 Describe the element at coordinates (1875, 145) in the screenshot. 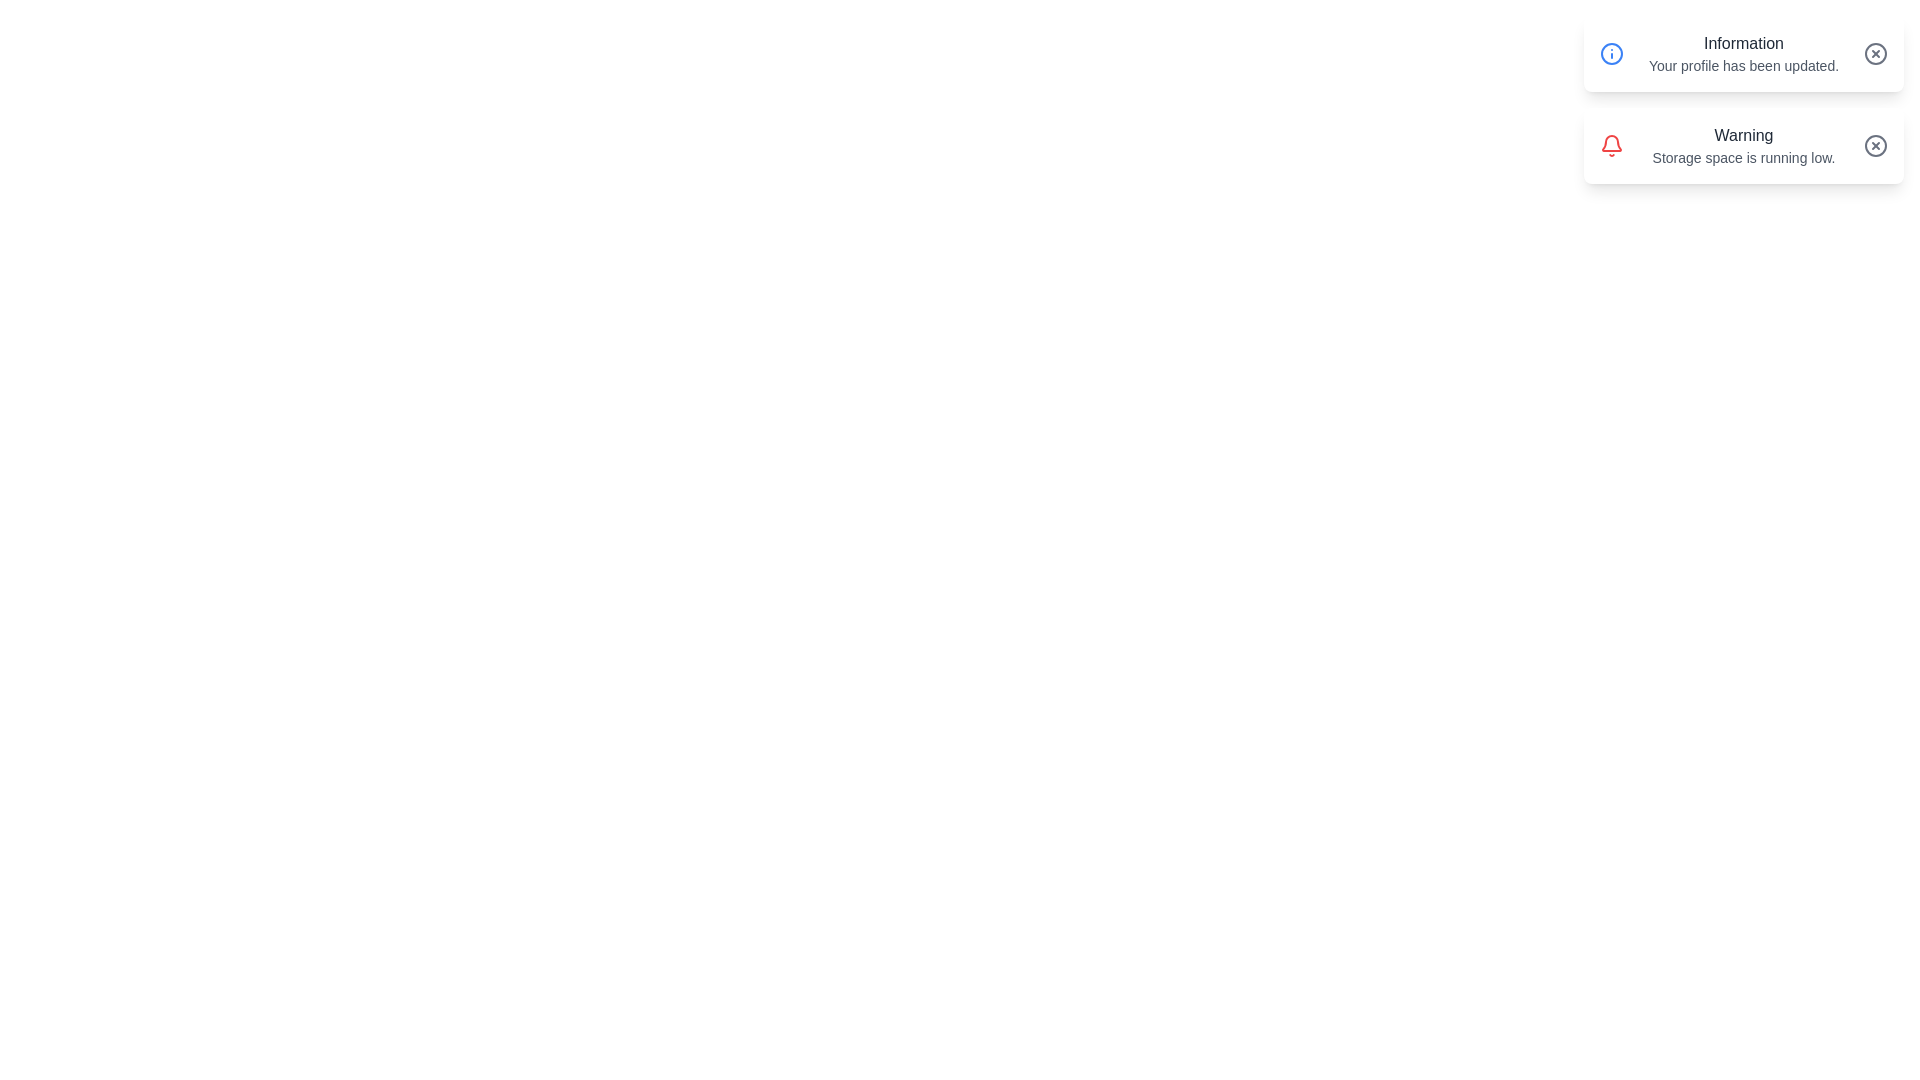

I see `the close button styled as a circle with an 'X' icon located at the top-right corner inside the warning notification box` at that location.